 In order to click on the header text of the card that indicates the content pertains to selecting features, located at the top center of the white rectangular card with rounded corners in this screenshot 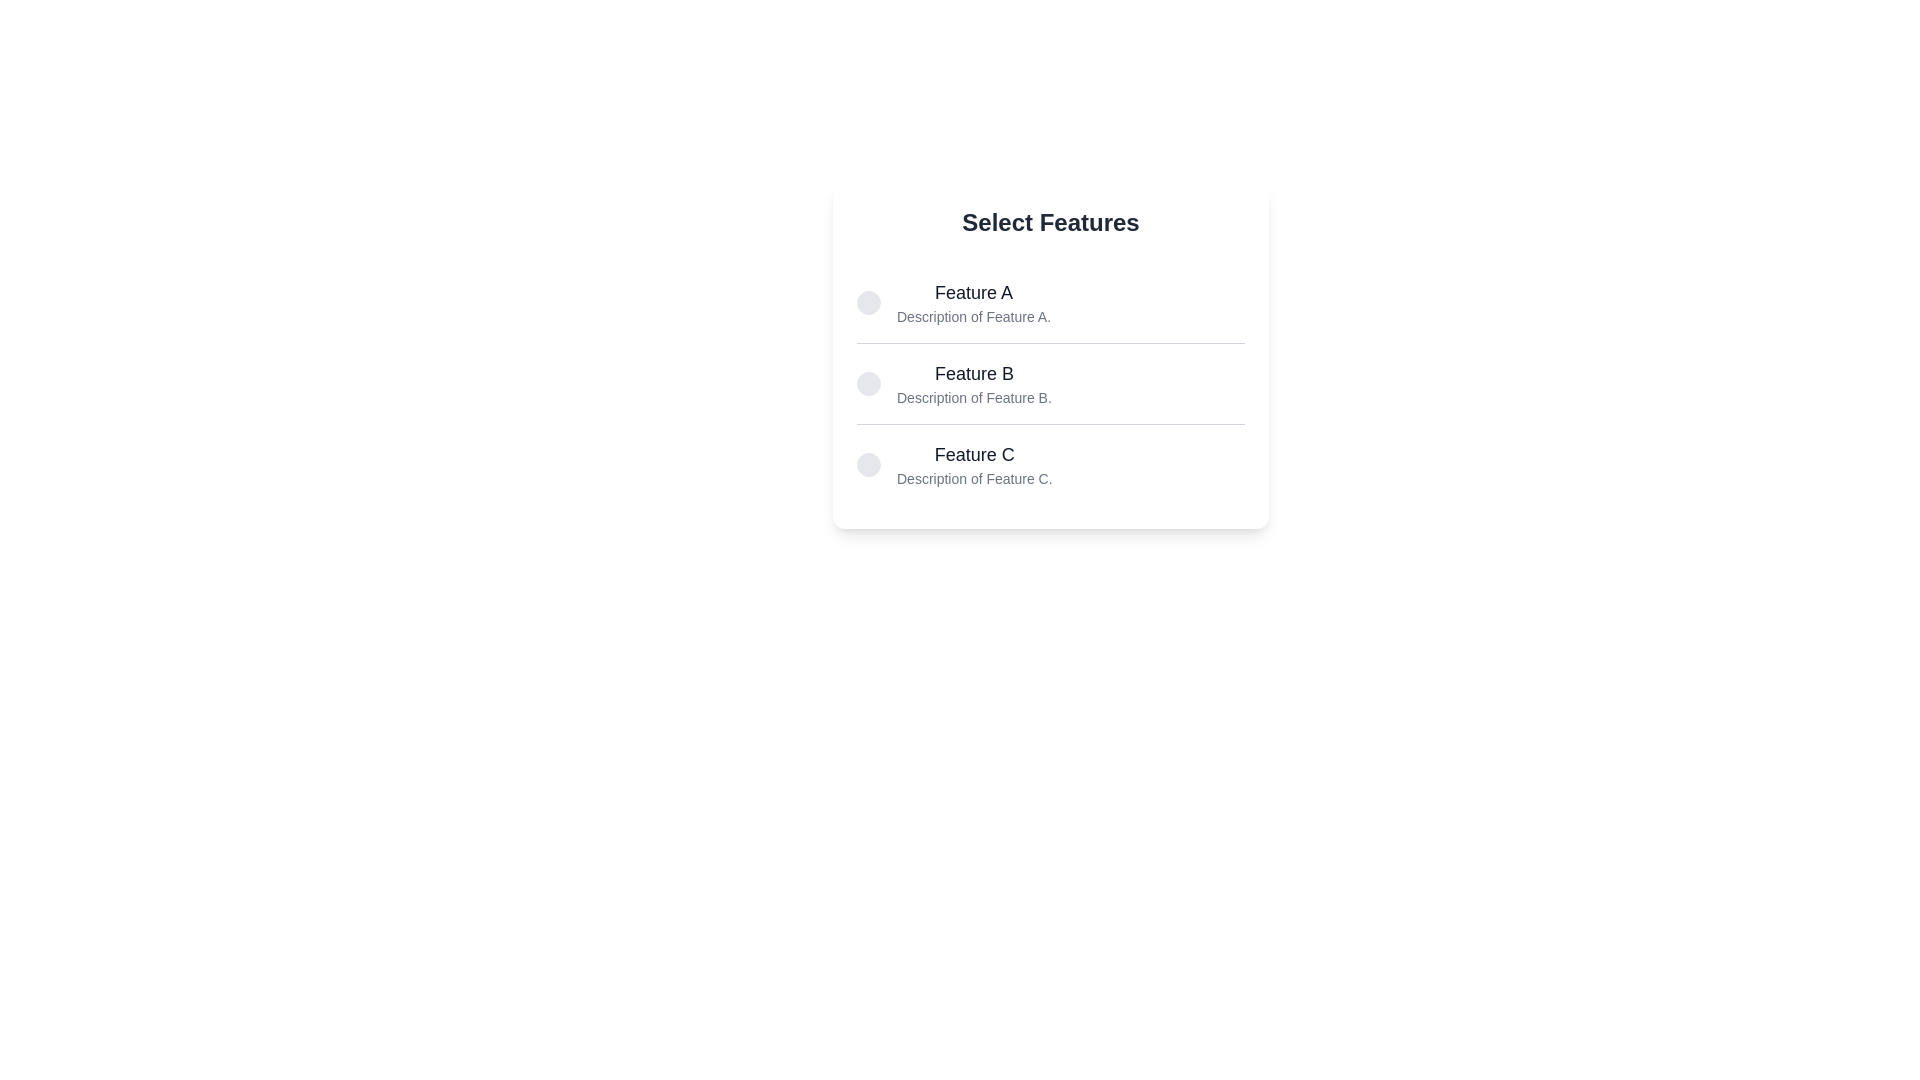, I will do `click(1050, 223)`.